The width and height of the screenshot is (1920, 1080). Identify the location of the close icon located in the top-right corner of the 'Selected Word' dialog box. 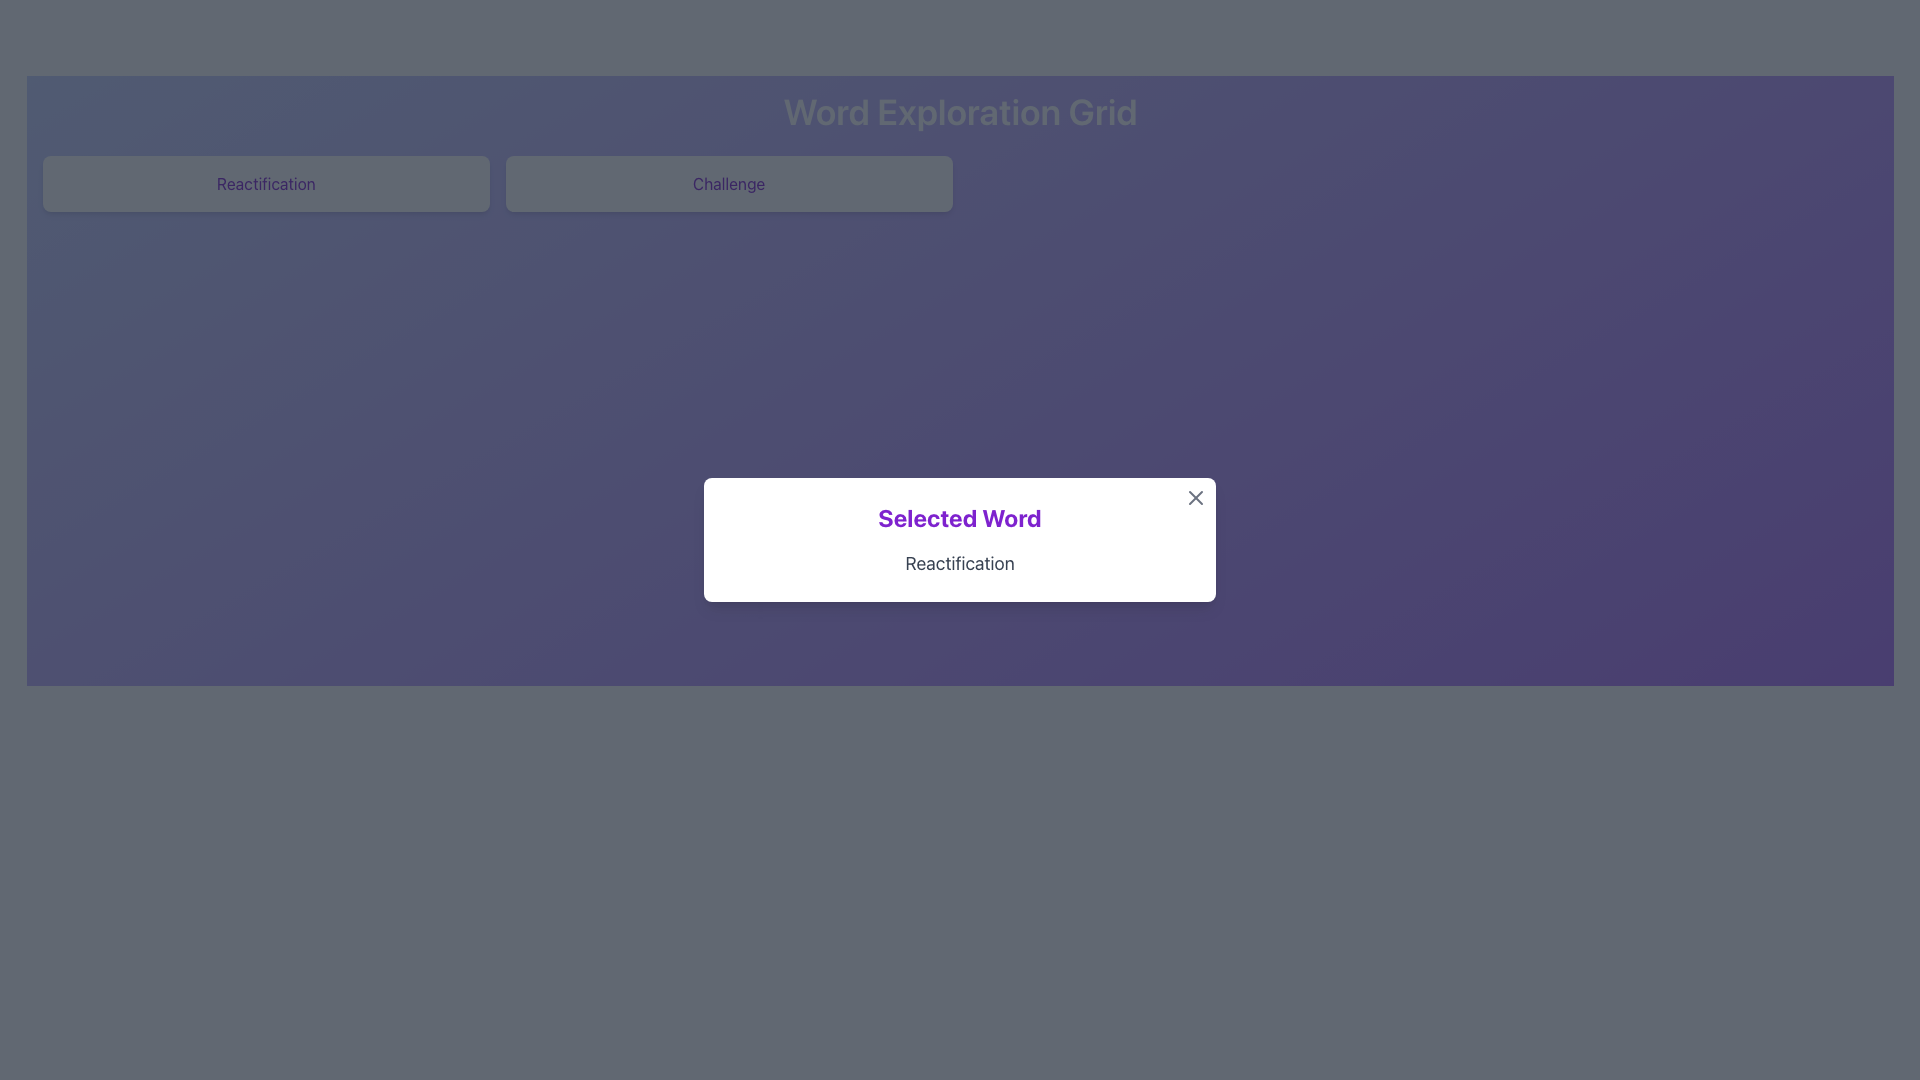
(1195, 496).